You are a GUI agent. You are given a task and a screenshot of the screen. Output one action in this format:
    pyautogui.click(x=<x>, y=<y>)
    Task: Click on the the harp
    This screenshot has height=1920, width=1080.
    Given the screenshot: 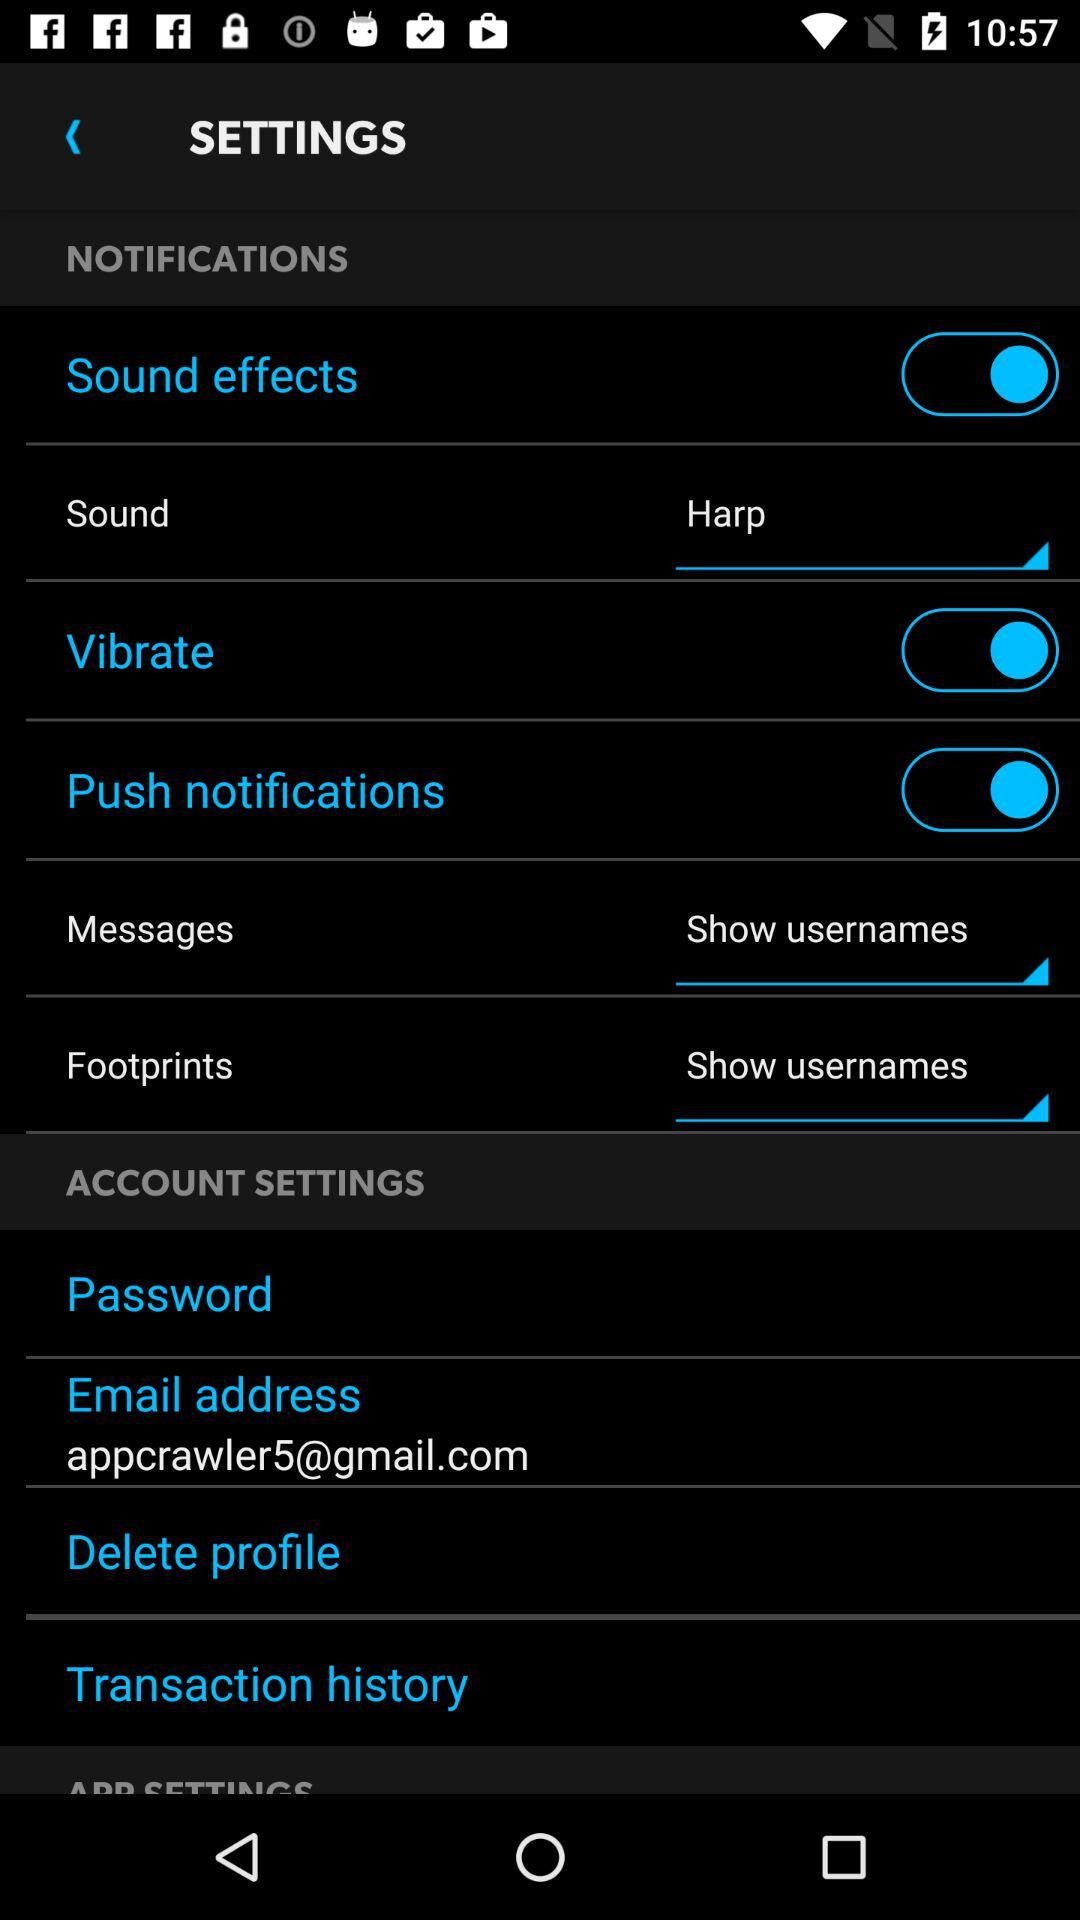 What is the action you would take?
    pyautogui.click(x=861, y=512)
    